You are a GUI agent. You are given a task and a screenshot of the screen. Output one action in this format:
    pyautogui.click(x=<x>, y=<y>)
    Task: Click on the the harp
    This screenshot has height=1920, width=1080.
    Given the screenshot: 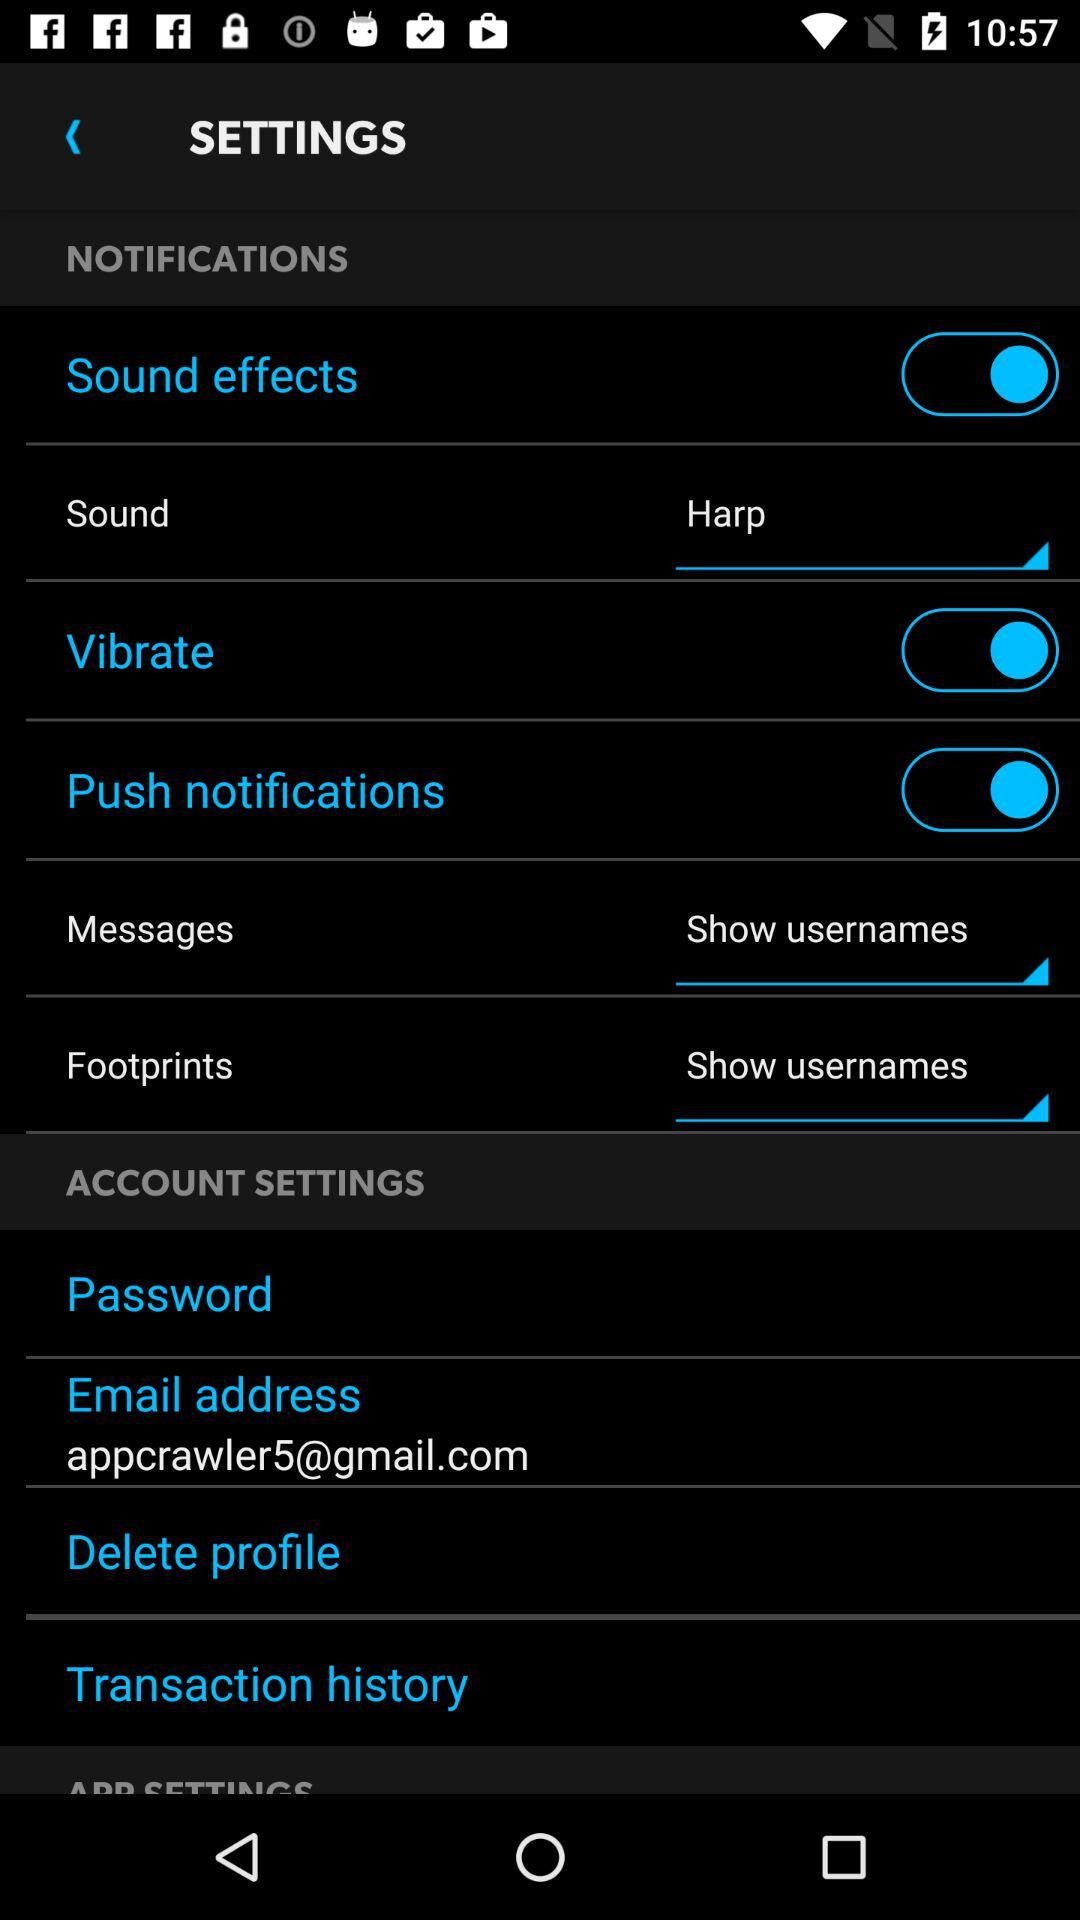 What is the action you would take?
    pyautogui.click(x=861, y=512)
    